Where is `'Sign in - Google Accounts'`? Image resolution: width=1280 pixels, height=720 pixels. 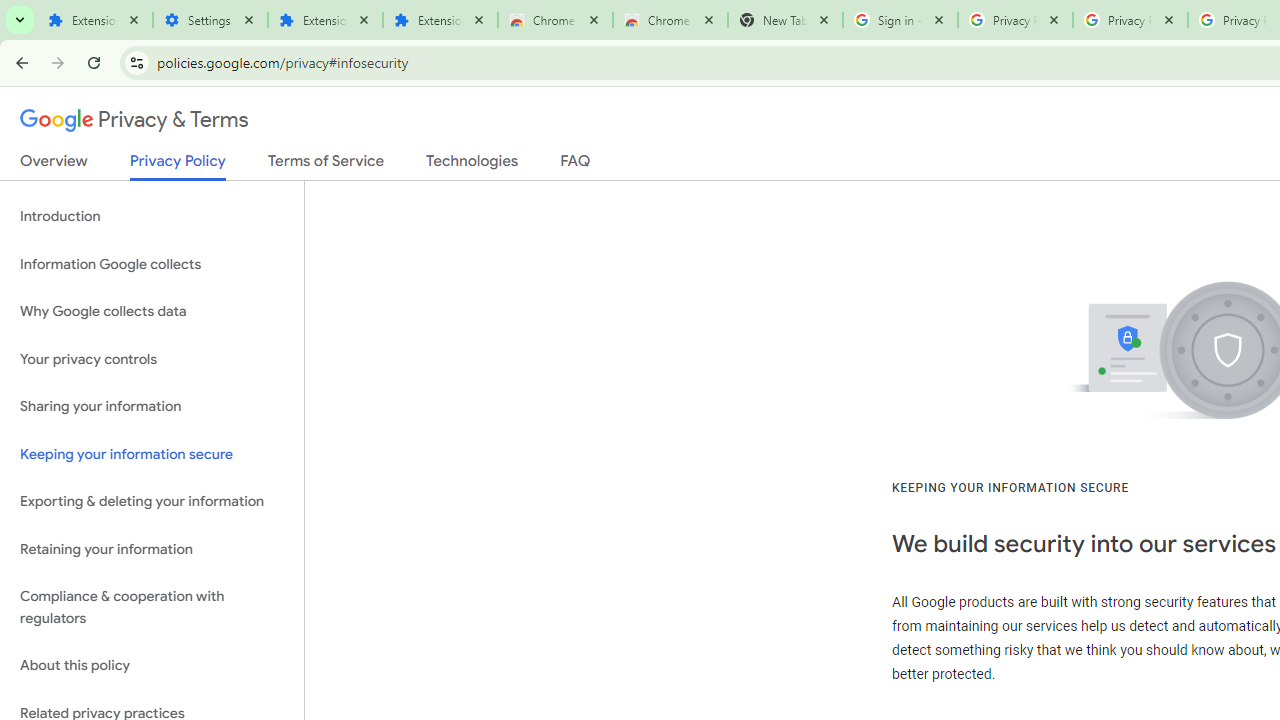
'Sign in - Google Accounts' is located at coordinates (899, 20).